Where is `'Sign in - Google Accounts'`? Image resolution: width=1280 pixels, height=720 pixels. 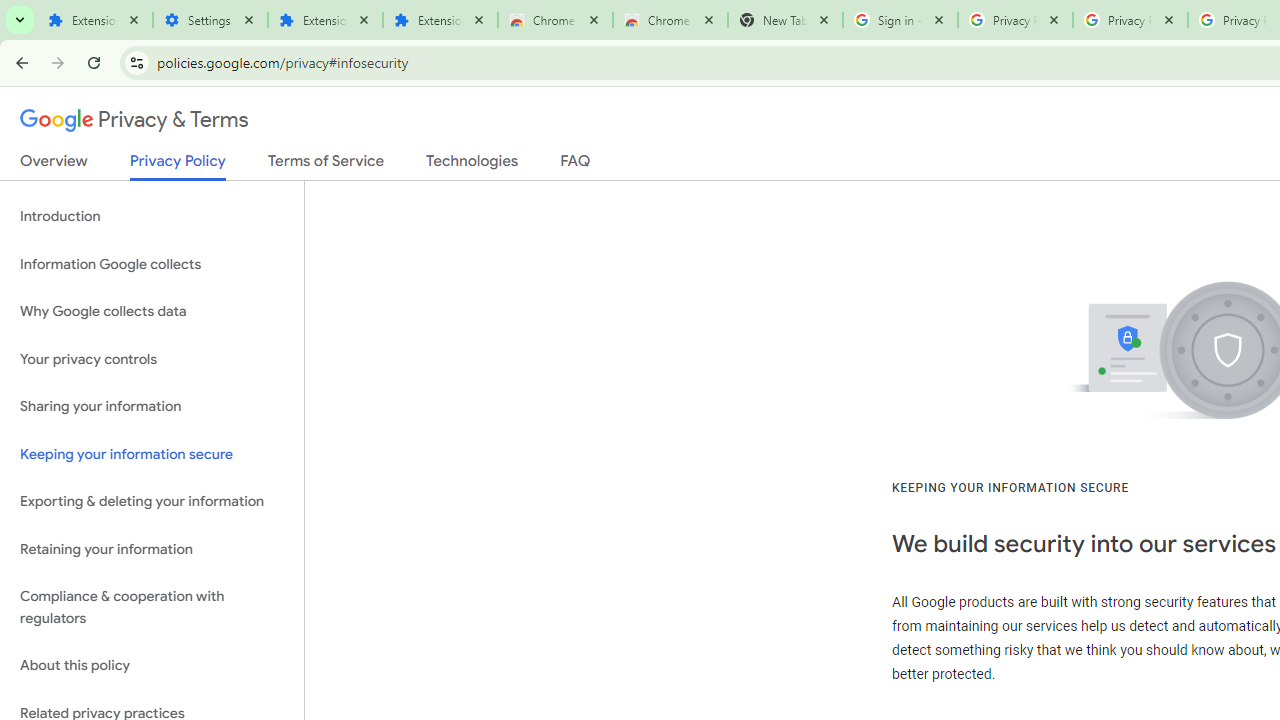
'Sign in - Google Accounts' is located at coordinates (899, 20).